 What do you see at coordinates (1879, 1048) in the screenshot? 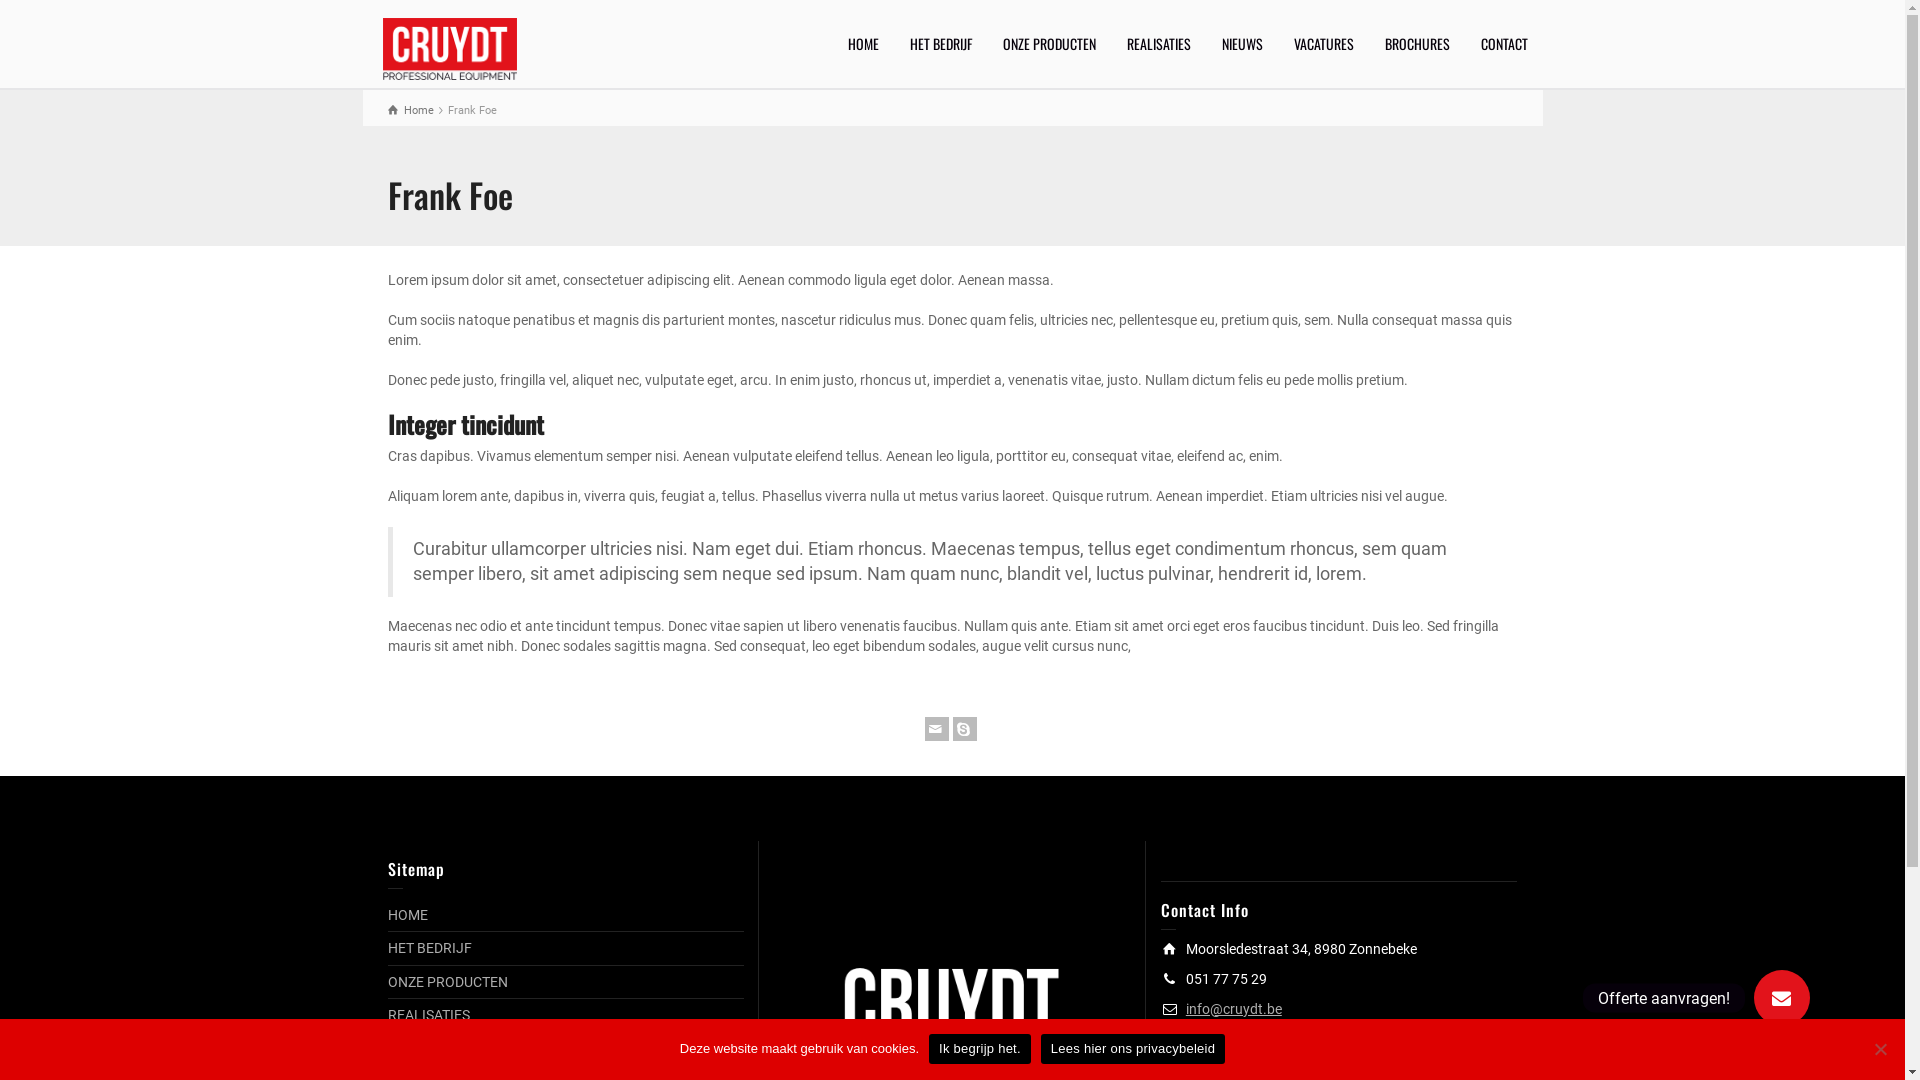
I see `'No'` at bounding box center [1879, 1048].